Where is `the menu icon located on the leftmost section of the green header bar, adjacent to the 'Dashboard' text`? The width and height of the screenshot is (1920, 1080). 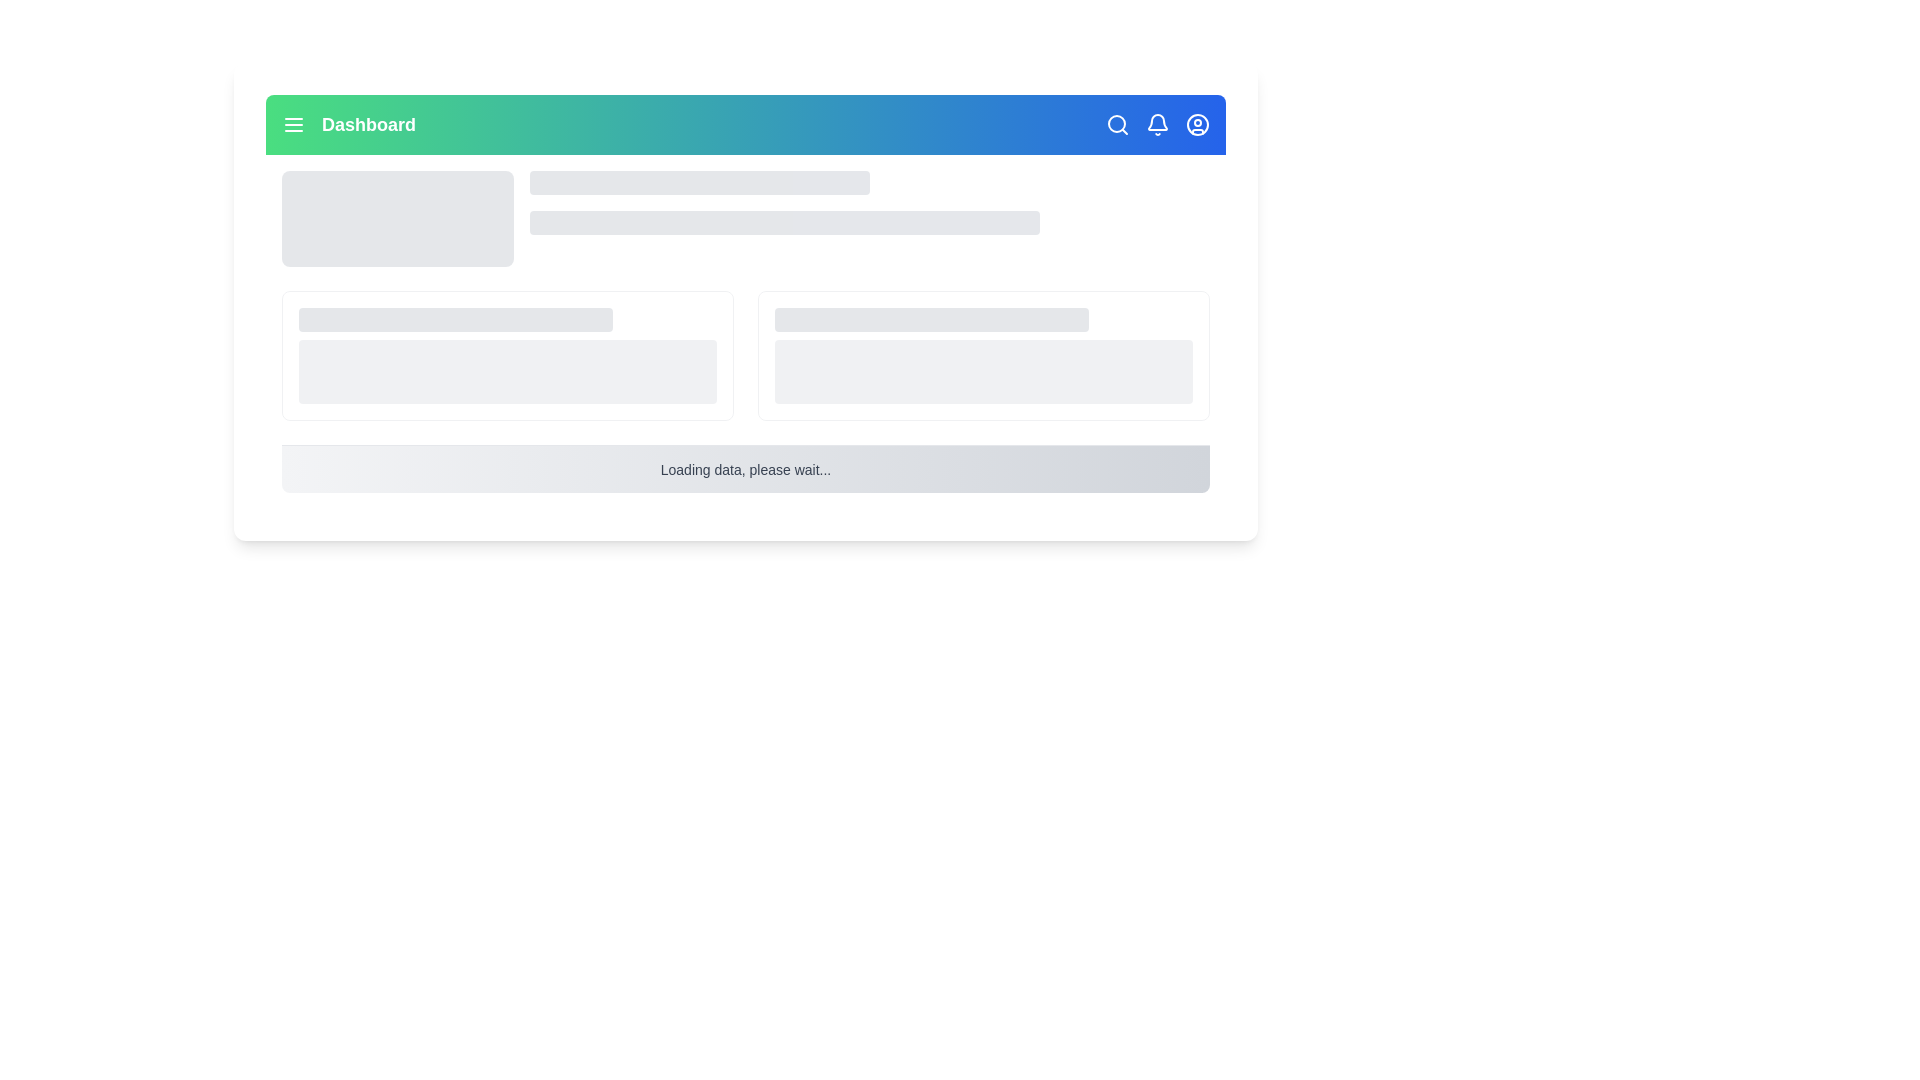 the menu icon located on the leftmost section of the green header bar, adjacent to the 'Dashboard' text is located at coordinates (292, 124).